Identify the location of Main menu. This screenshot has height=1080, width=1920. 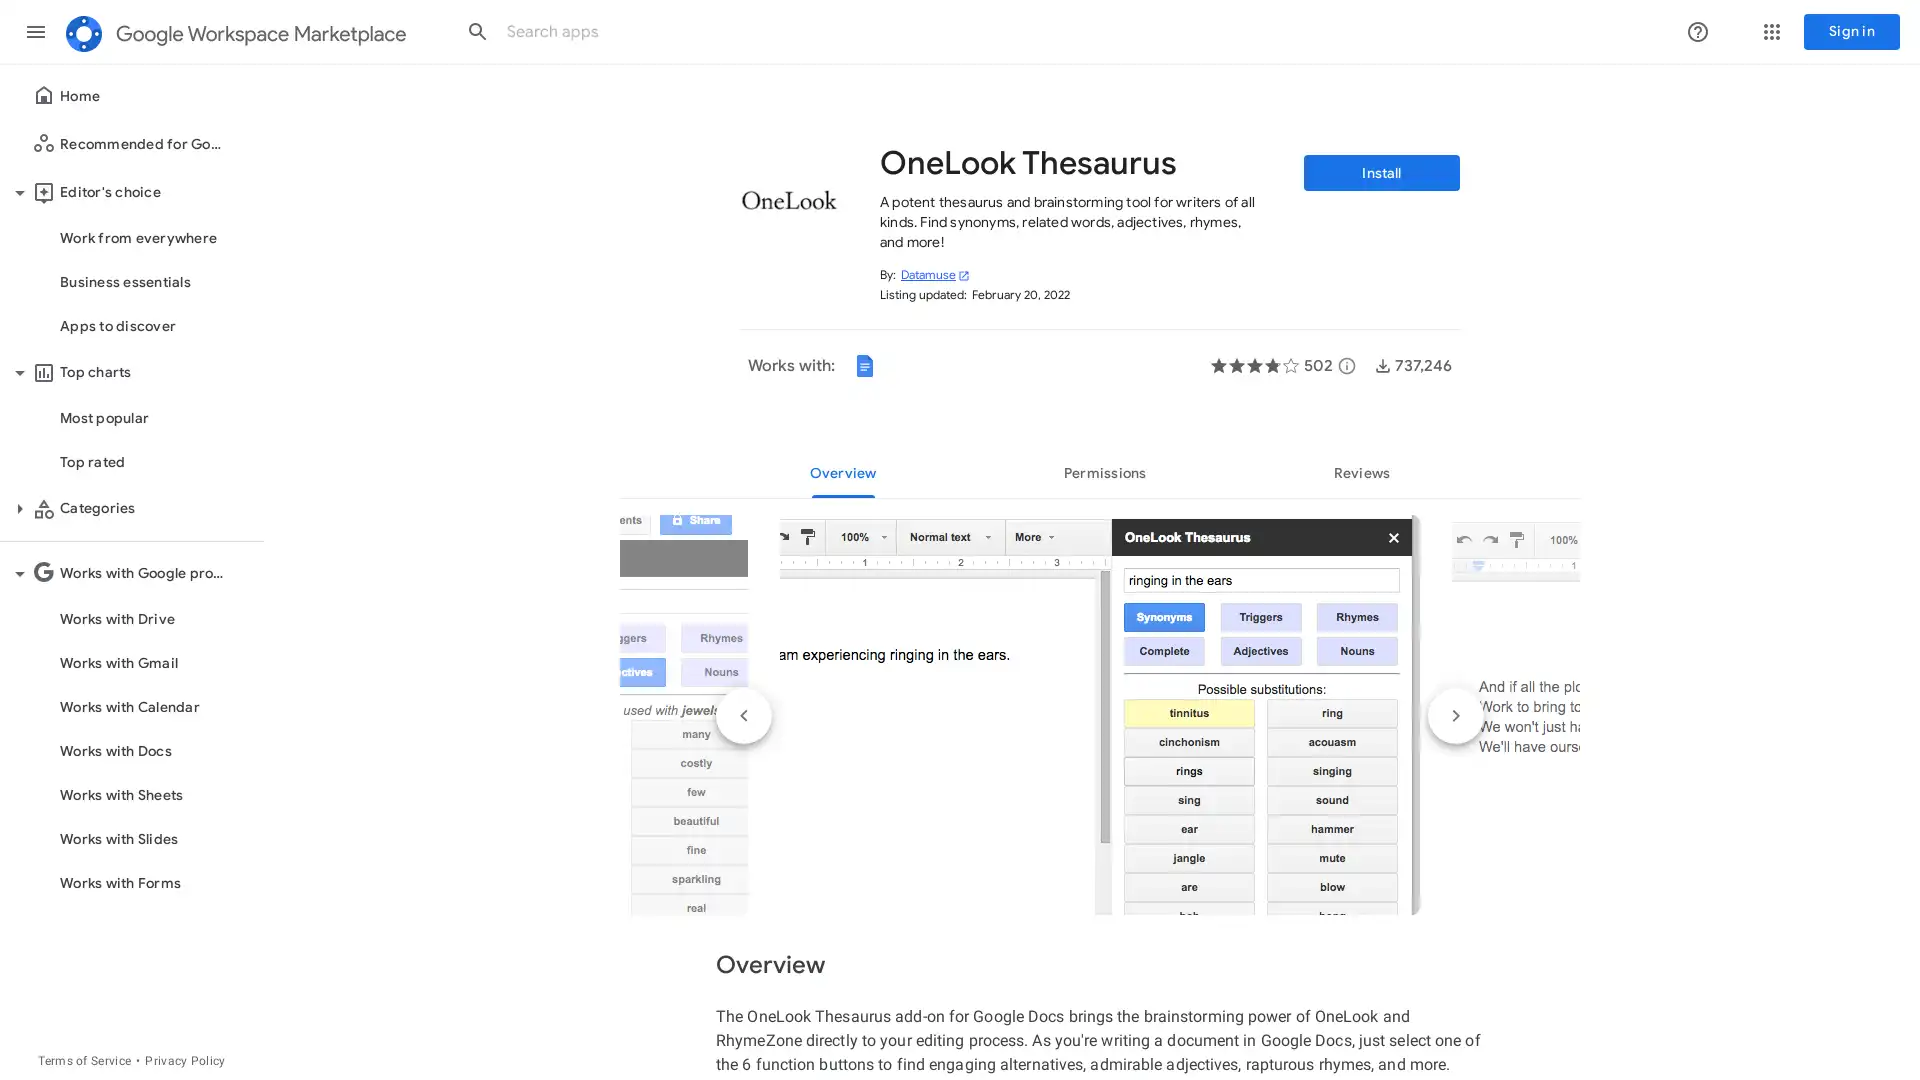
(35, 31).